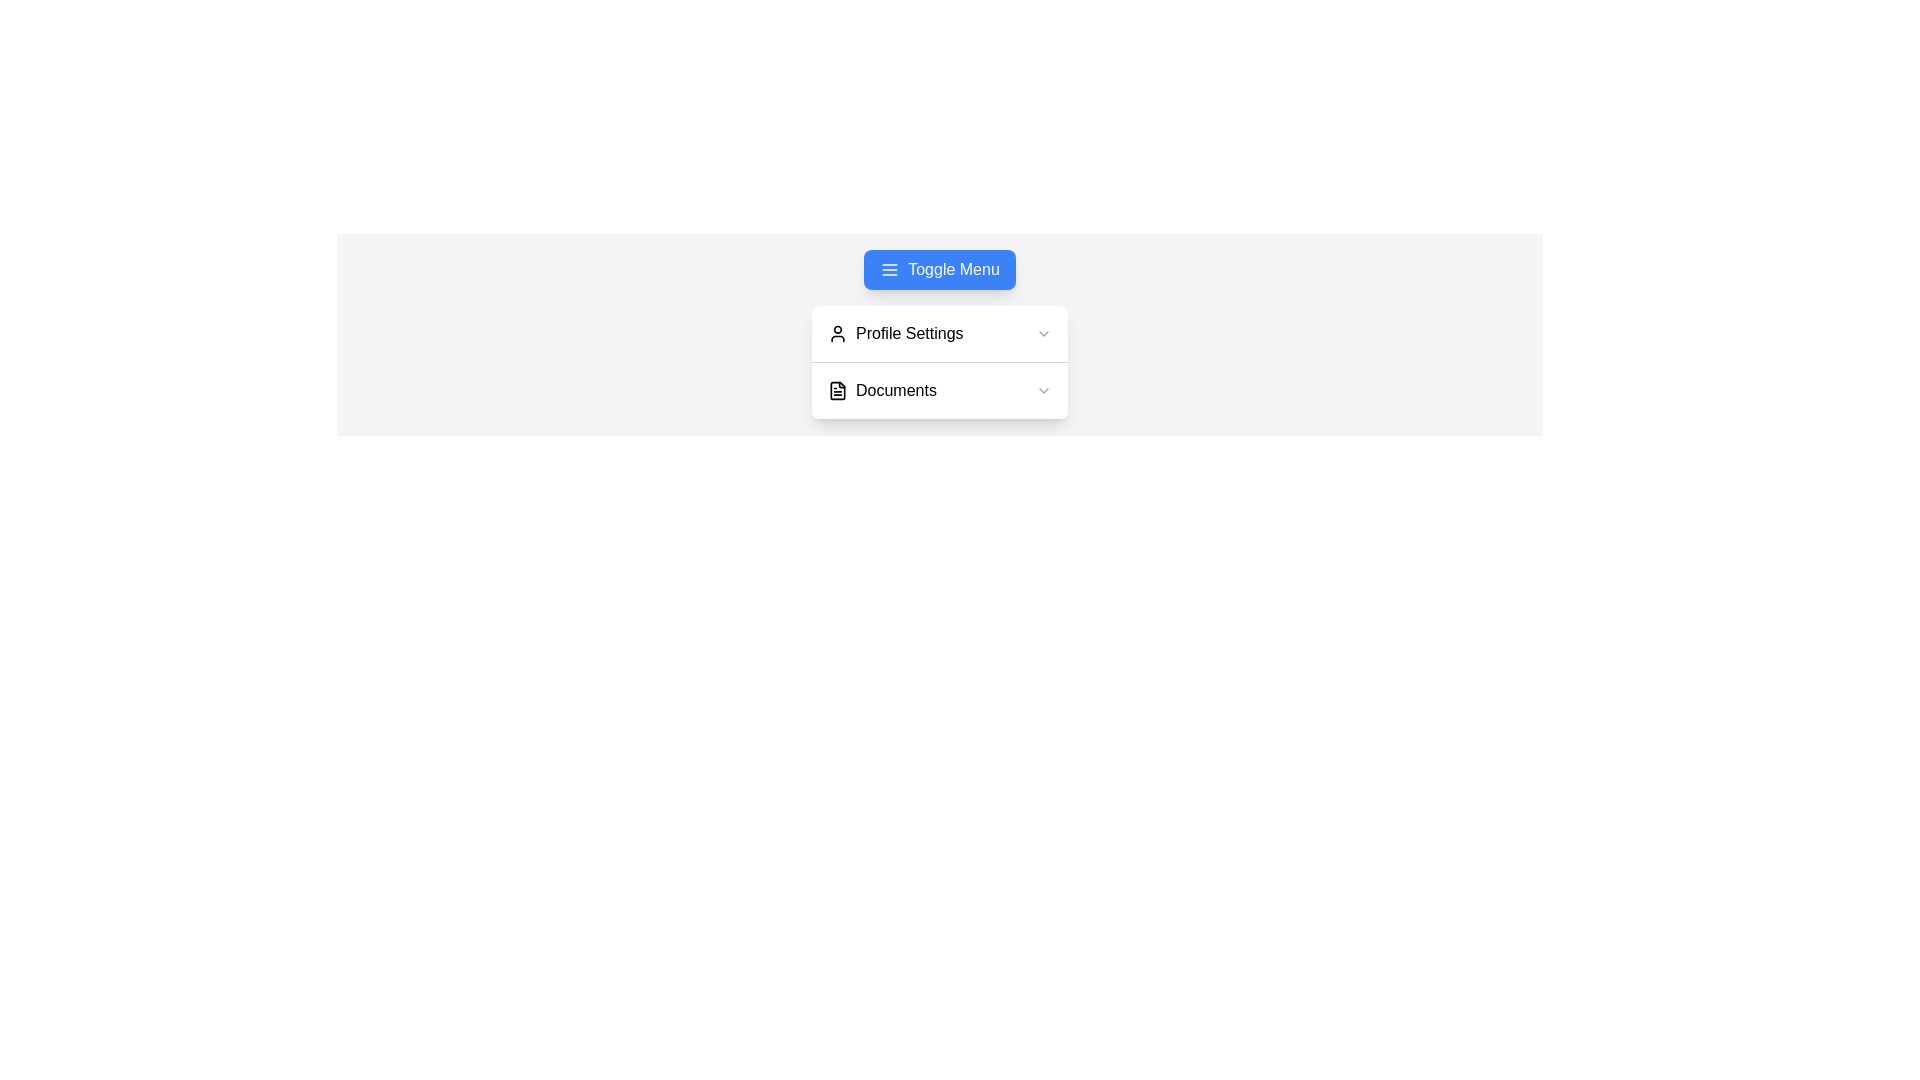  Describe the element at coordinates (838, 333) in the screenshot. I see `the 'Profile Settings' icon represented by an SVG graphic, located to the left of the text content in the menu bar` at that location.